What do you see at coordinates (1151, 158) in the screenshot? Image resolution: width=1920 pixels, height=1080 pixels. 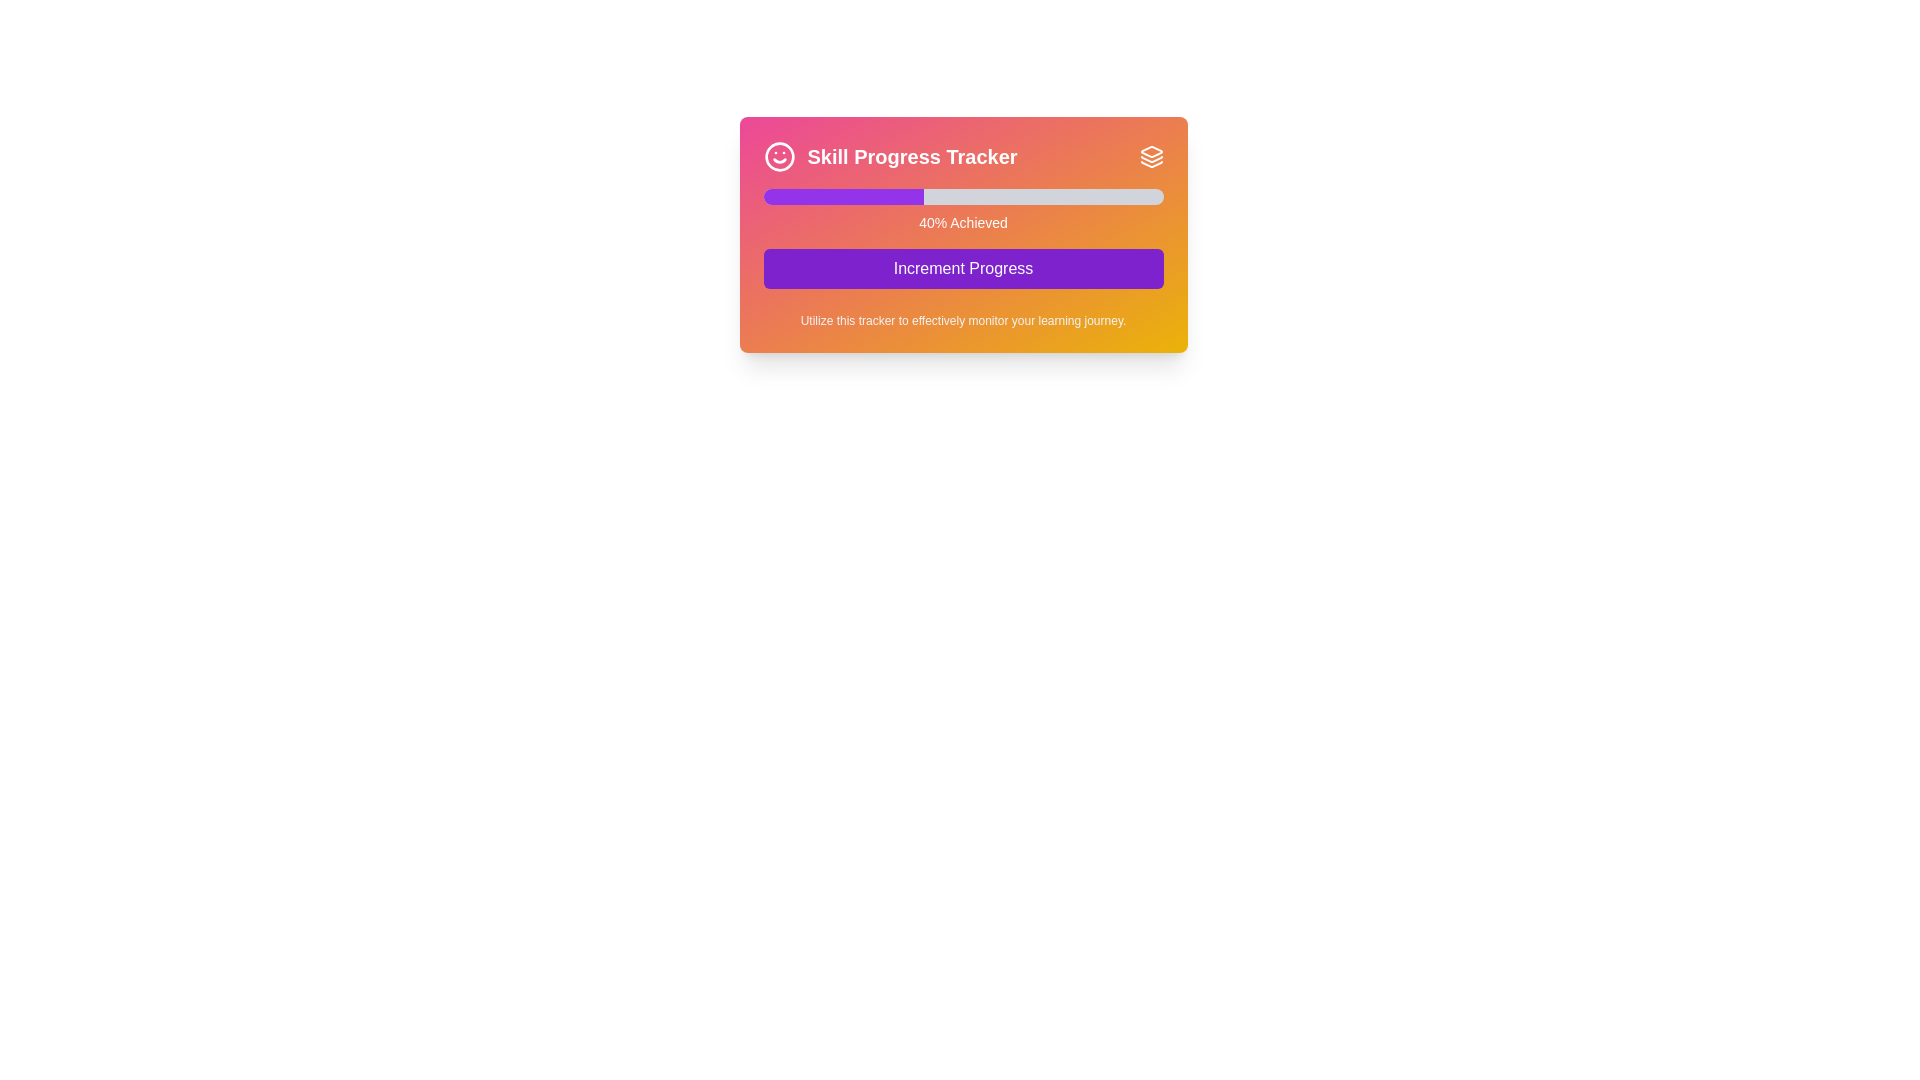 I see `the middle triangle of the decorative stack in the 'Skill Progress Tracker' card located in the top-right section of the UI` at bounding box center [1151, 158].